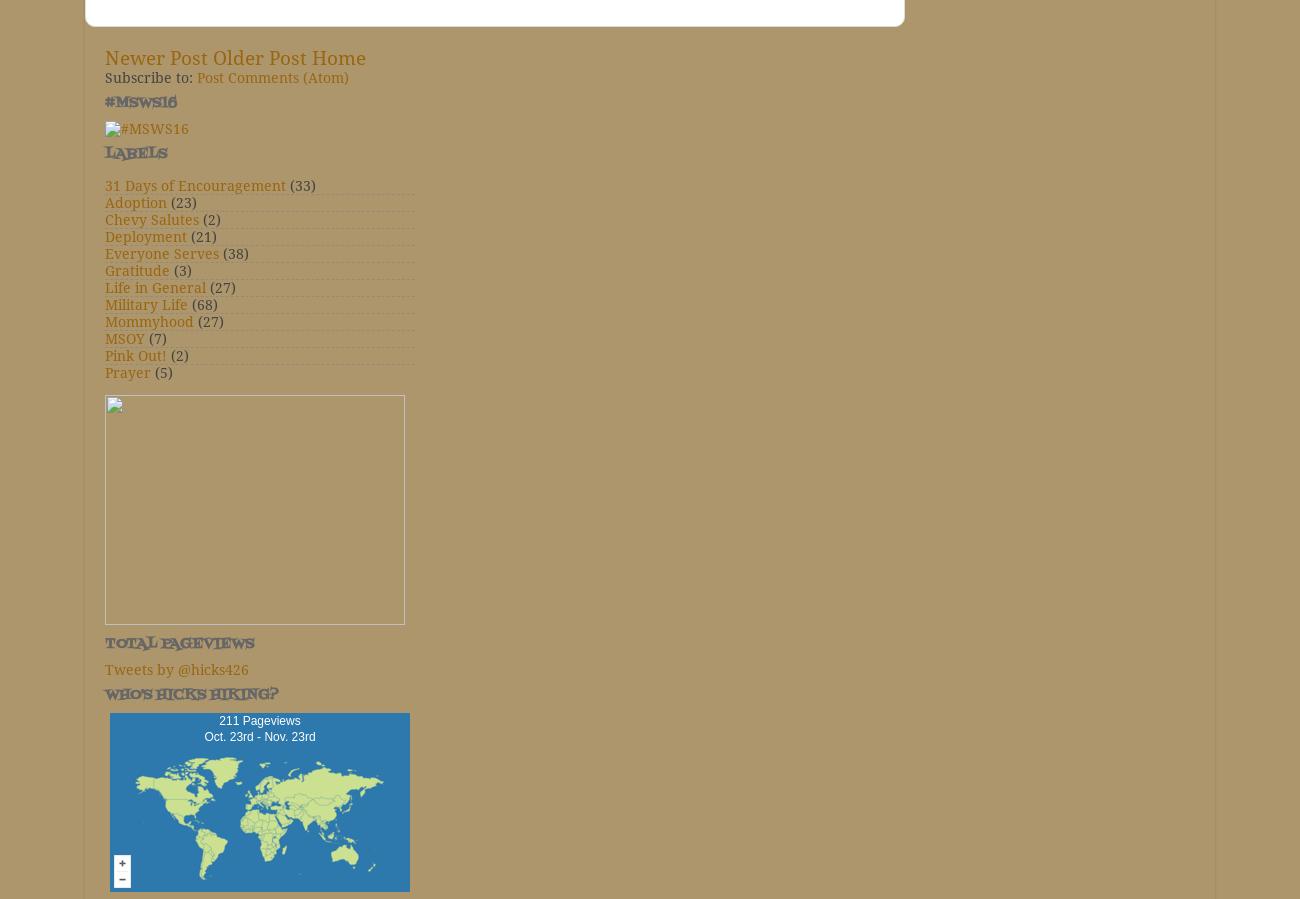  Describe the element at coordinates (259, 57) in the screenshot. I see `'Older Post'` at that location.